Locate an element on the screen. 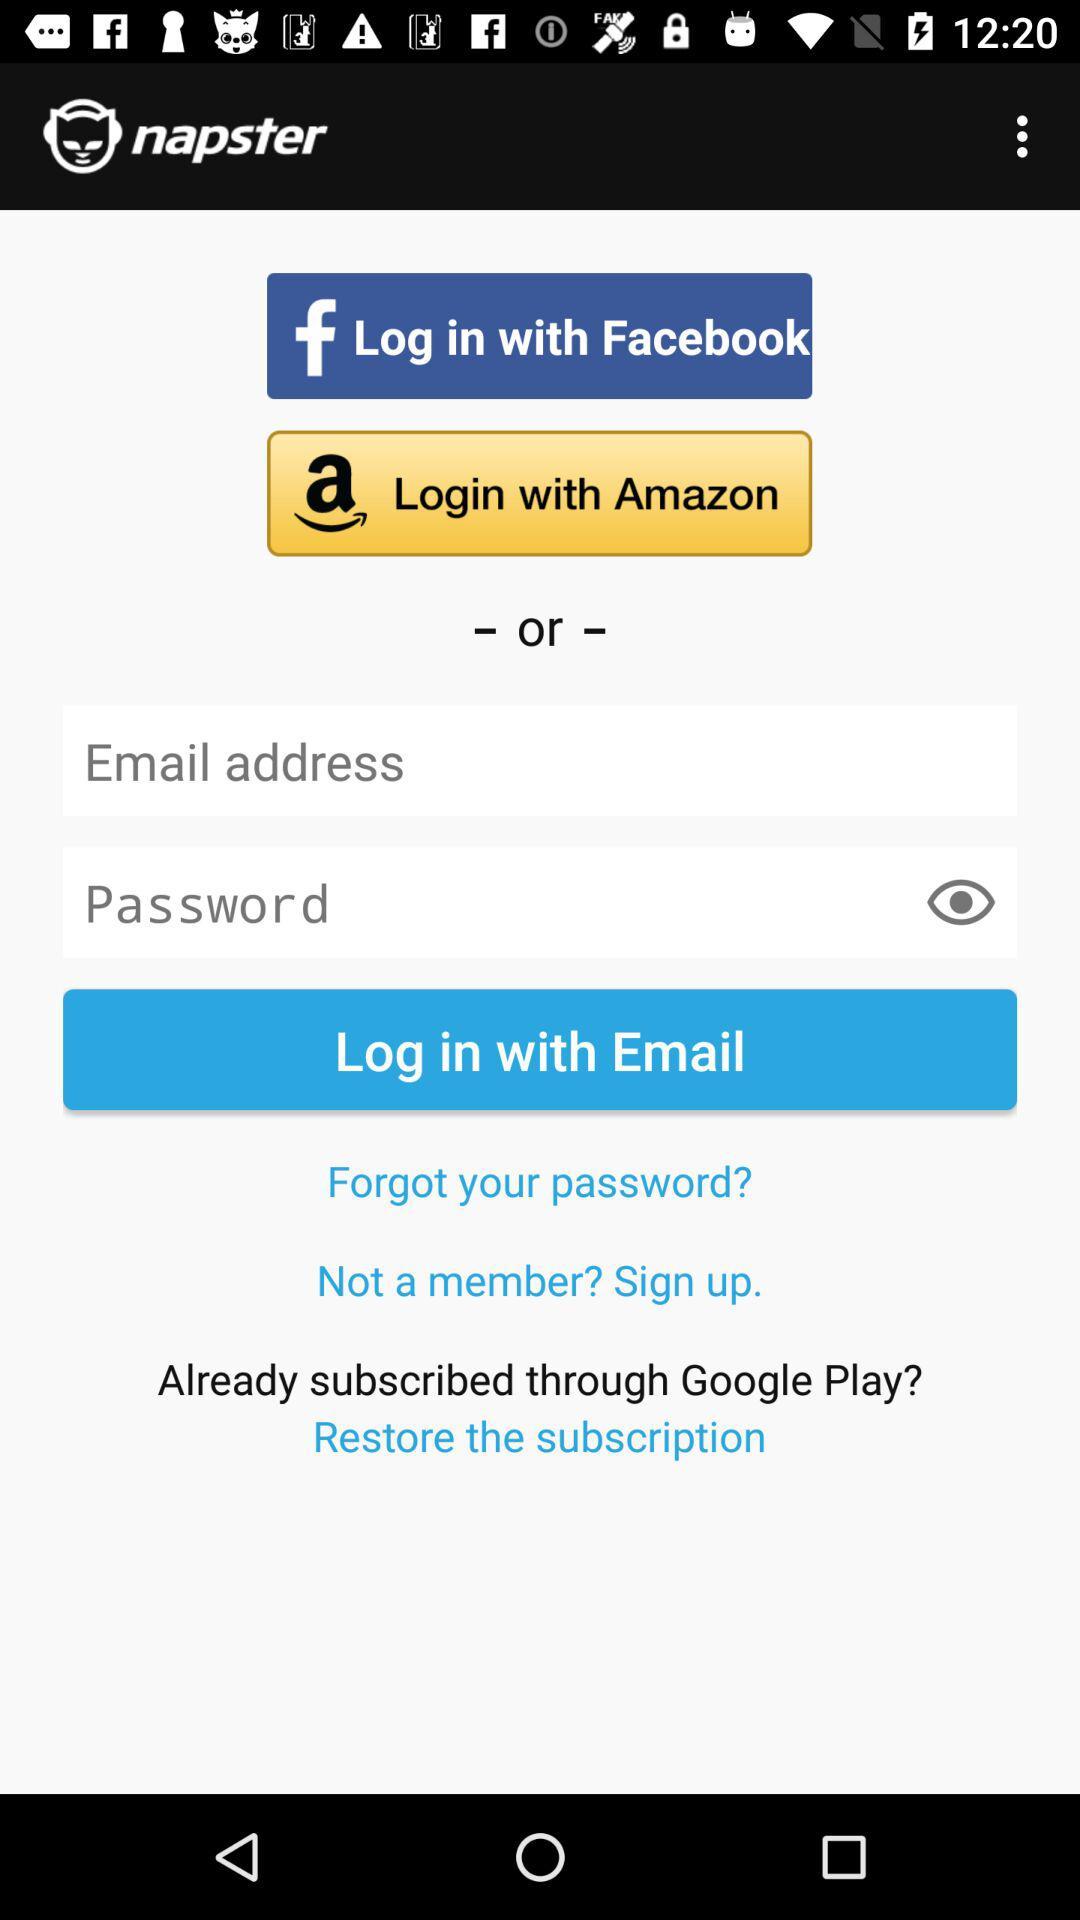 This screenshot has width=1080, height=1920. the icon at the top right corner is located at coordinates (1027, 135).